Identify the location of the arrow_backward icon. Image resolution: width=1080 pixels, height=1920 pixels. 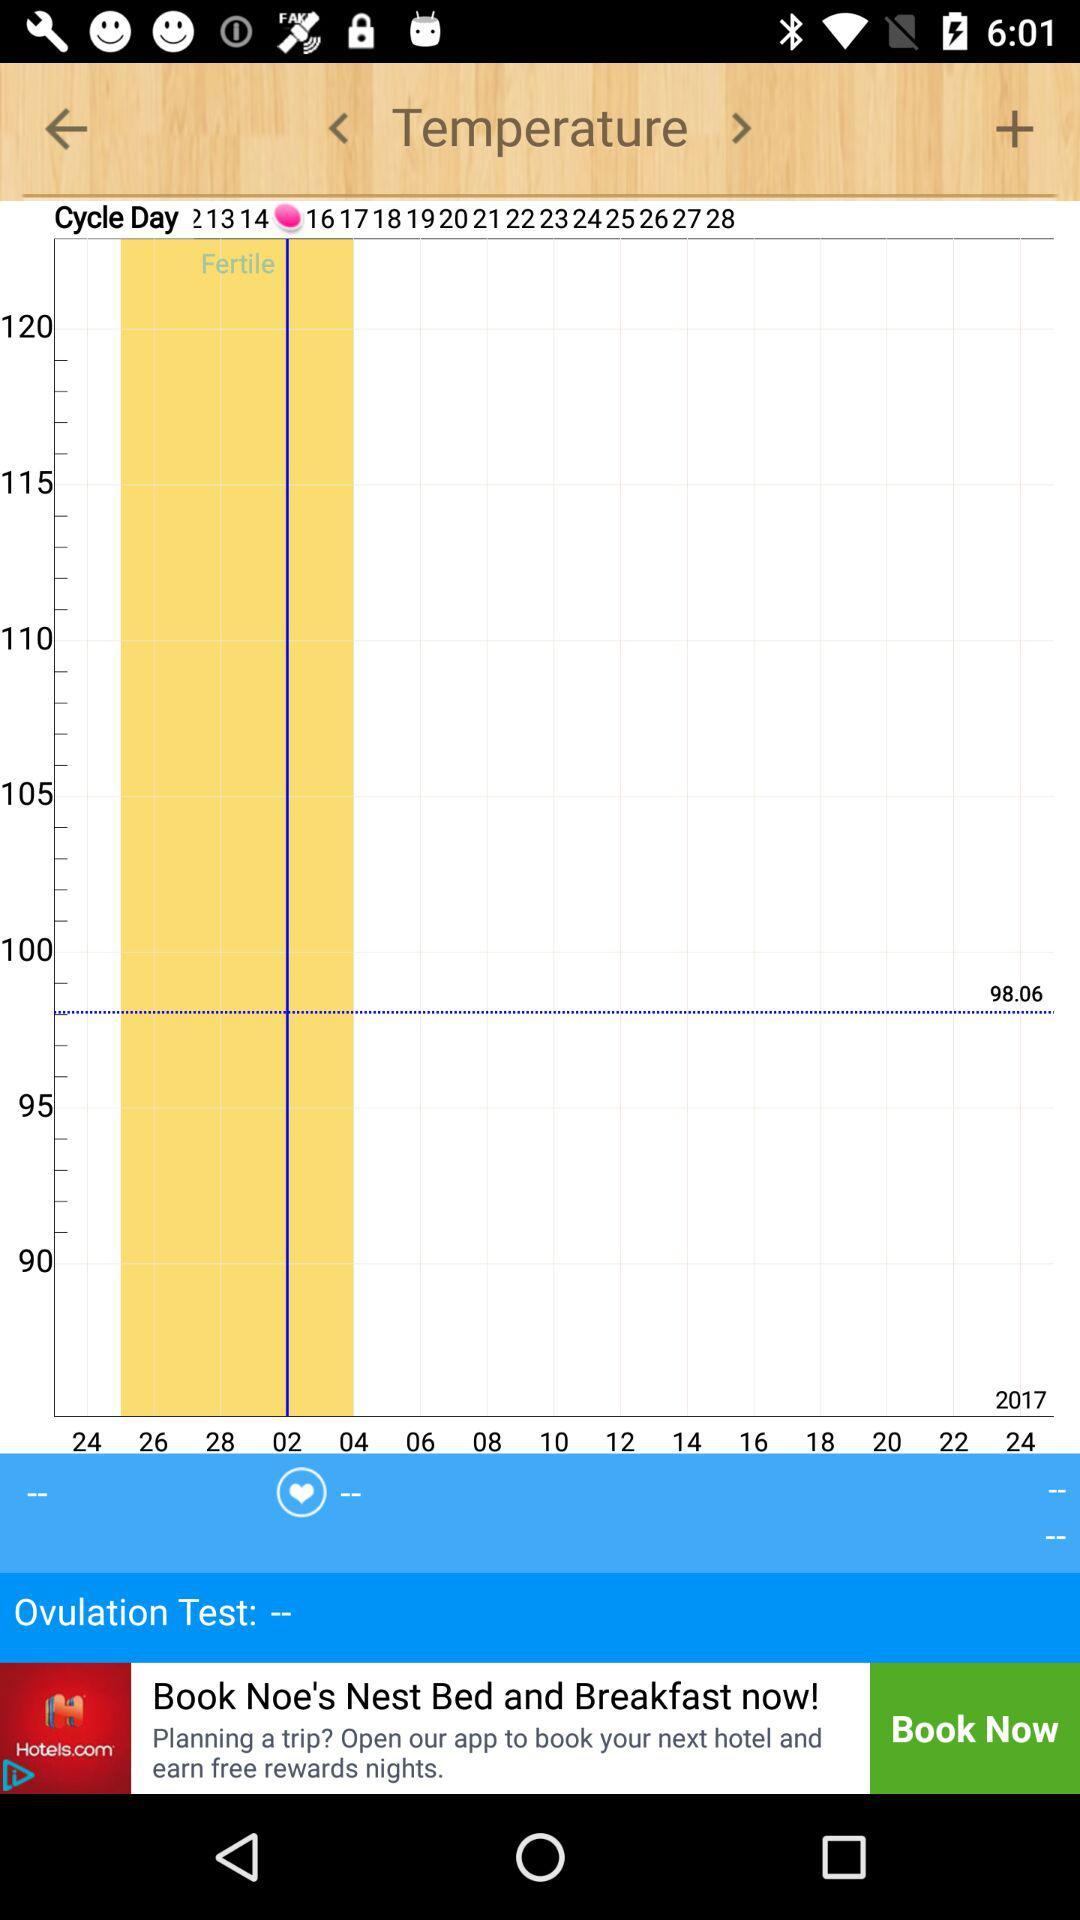
(338, 127).